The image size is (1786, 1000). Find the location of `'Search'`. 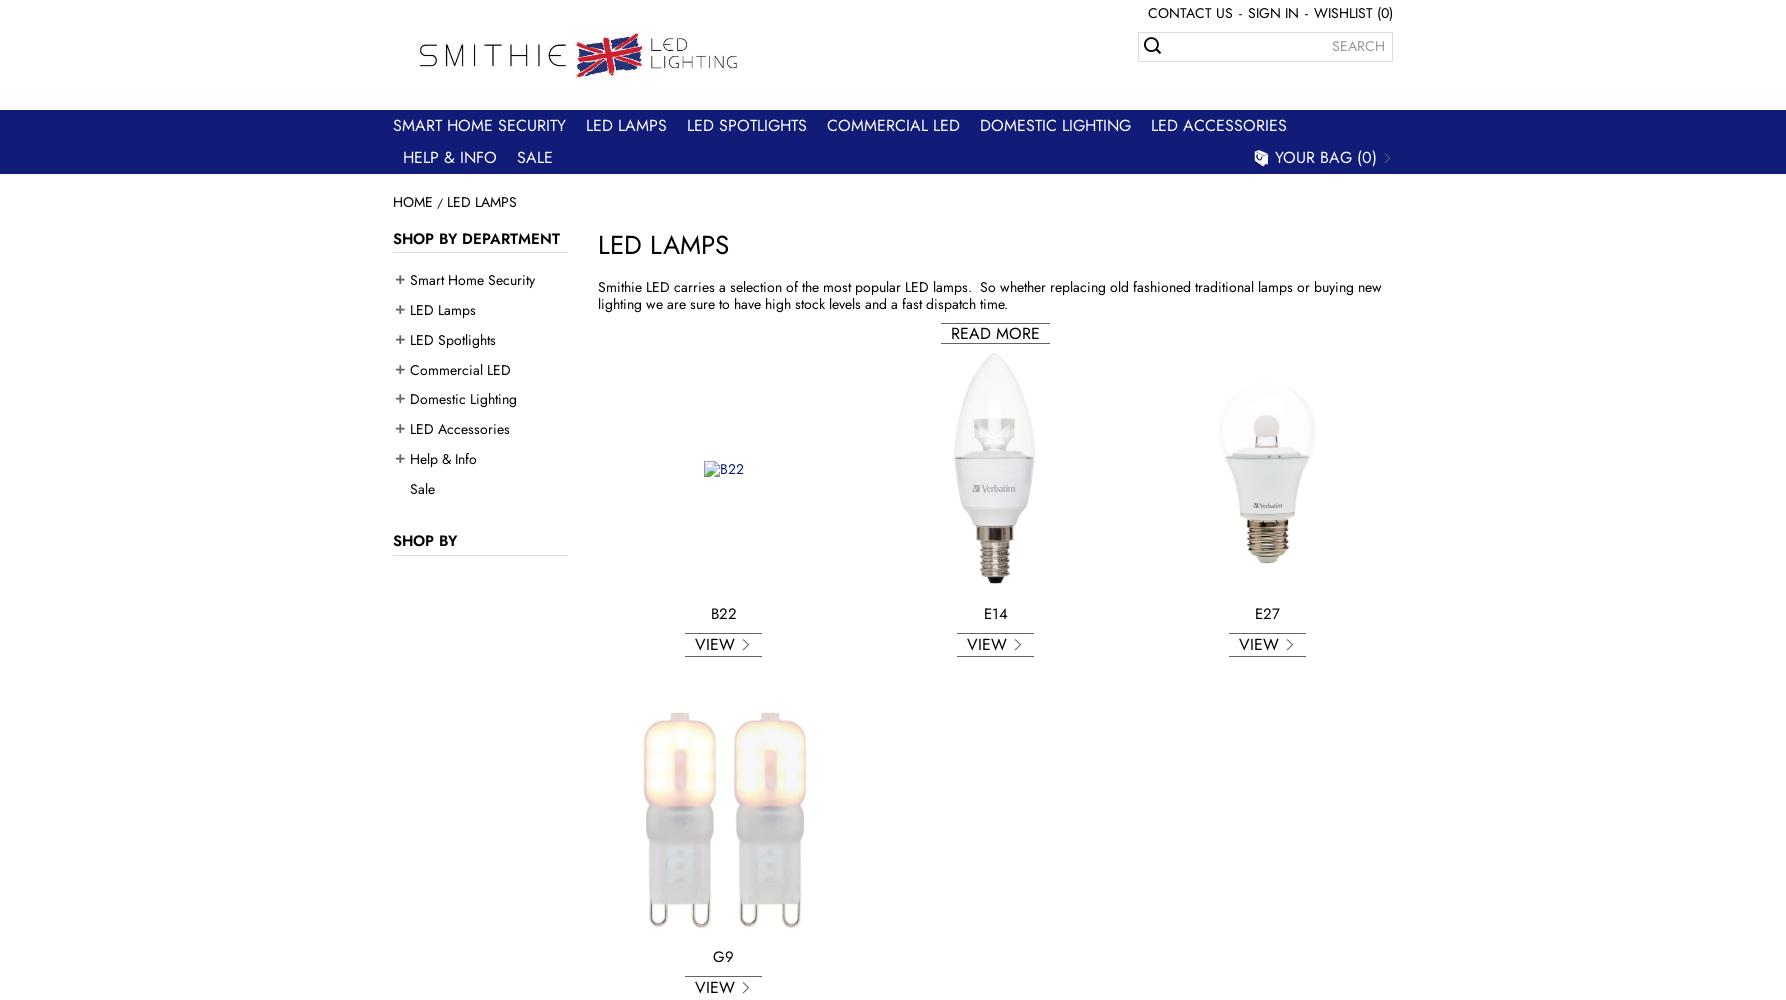

'Search' is located at coordinates (1357, 46).